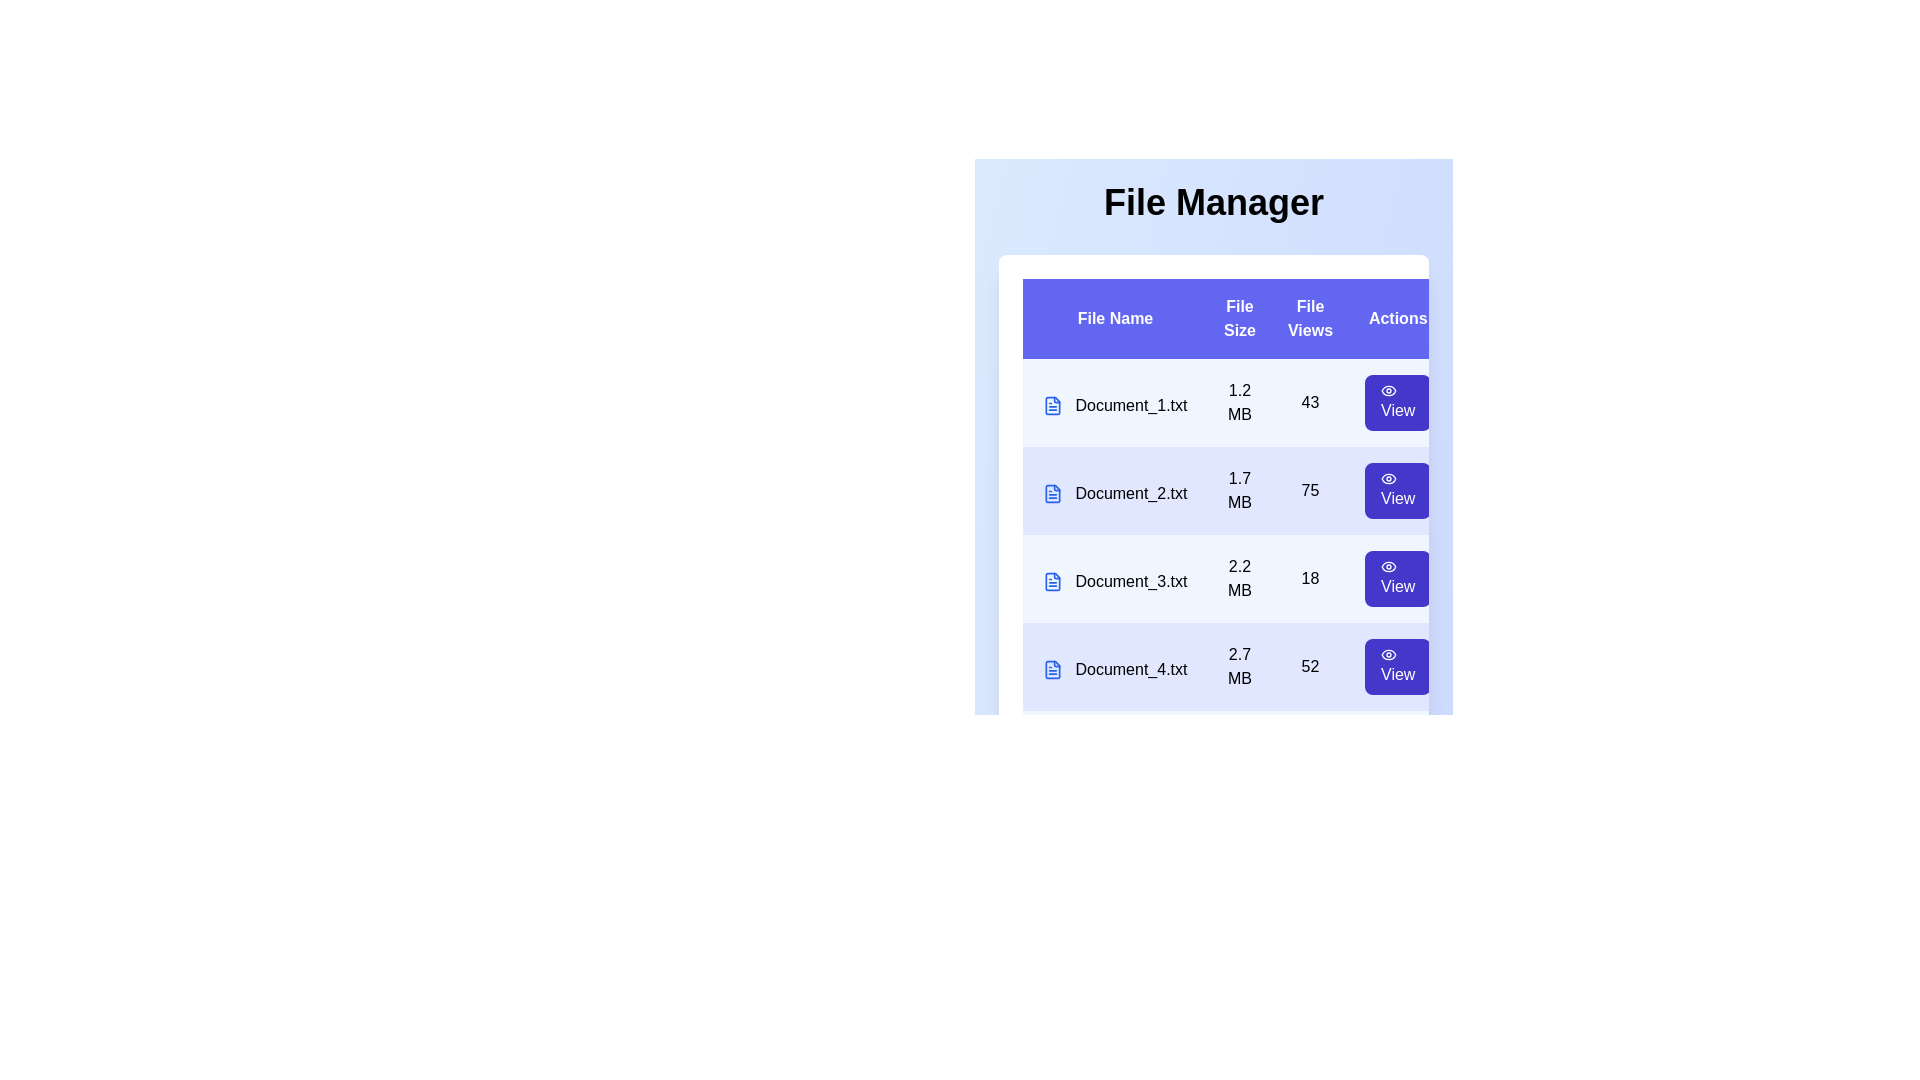 This screenshot has width=1920, height=1080. I want to click on the 'View' button corresponding to the file with name Document_3.txt, so click(1397, 578).